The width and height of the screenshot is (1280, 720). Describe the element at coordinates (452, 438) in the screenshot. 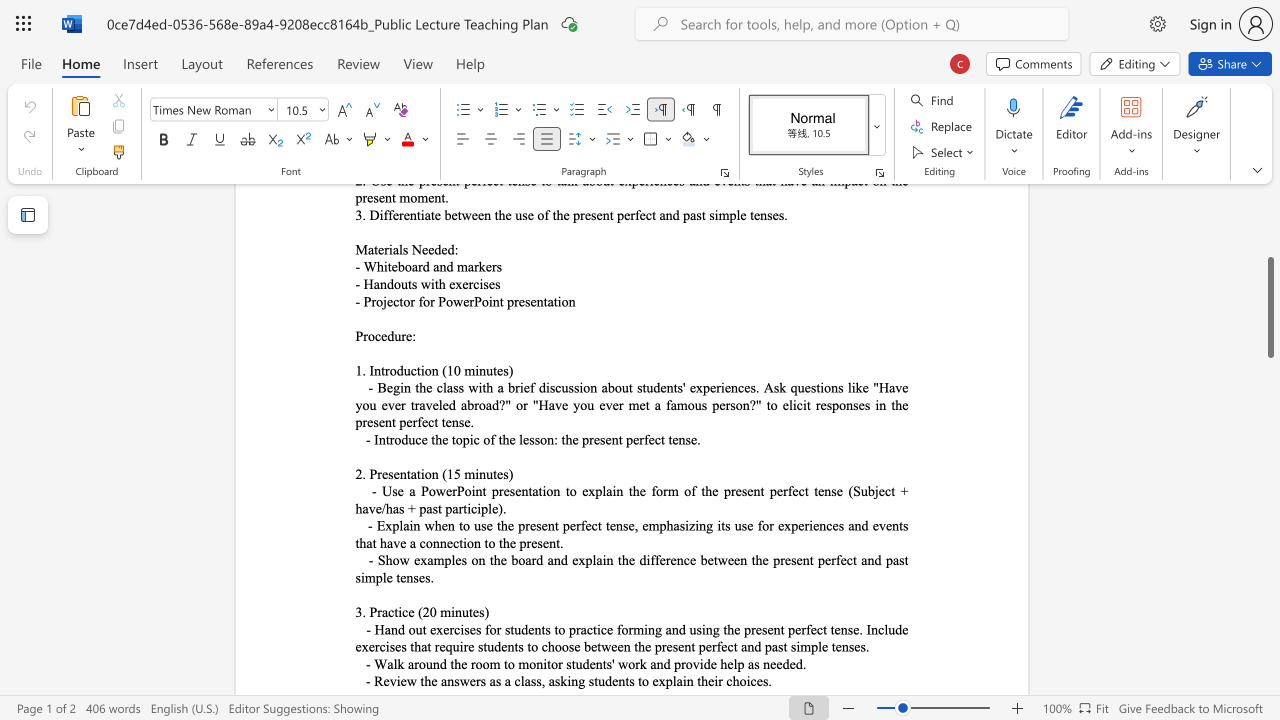

I see `the 3th character "t" in the text` at that location.